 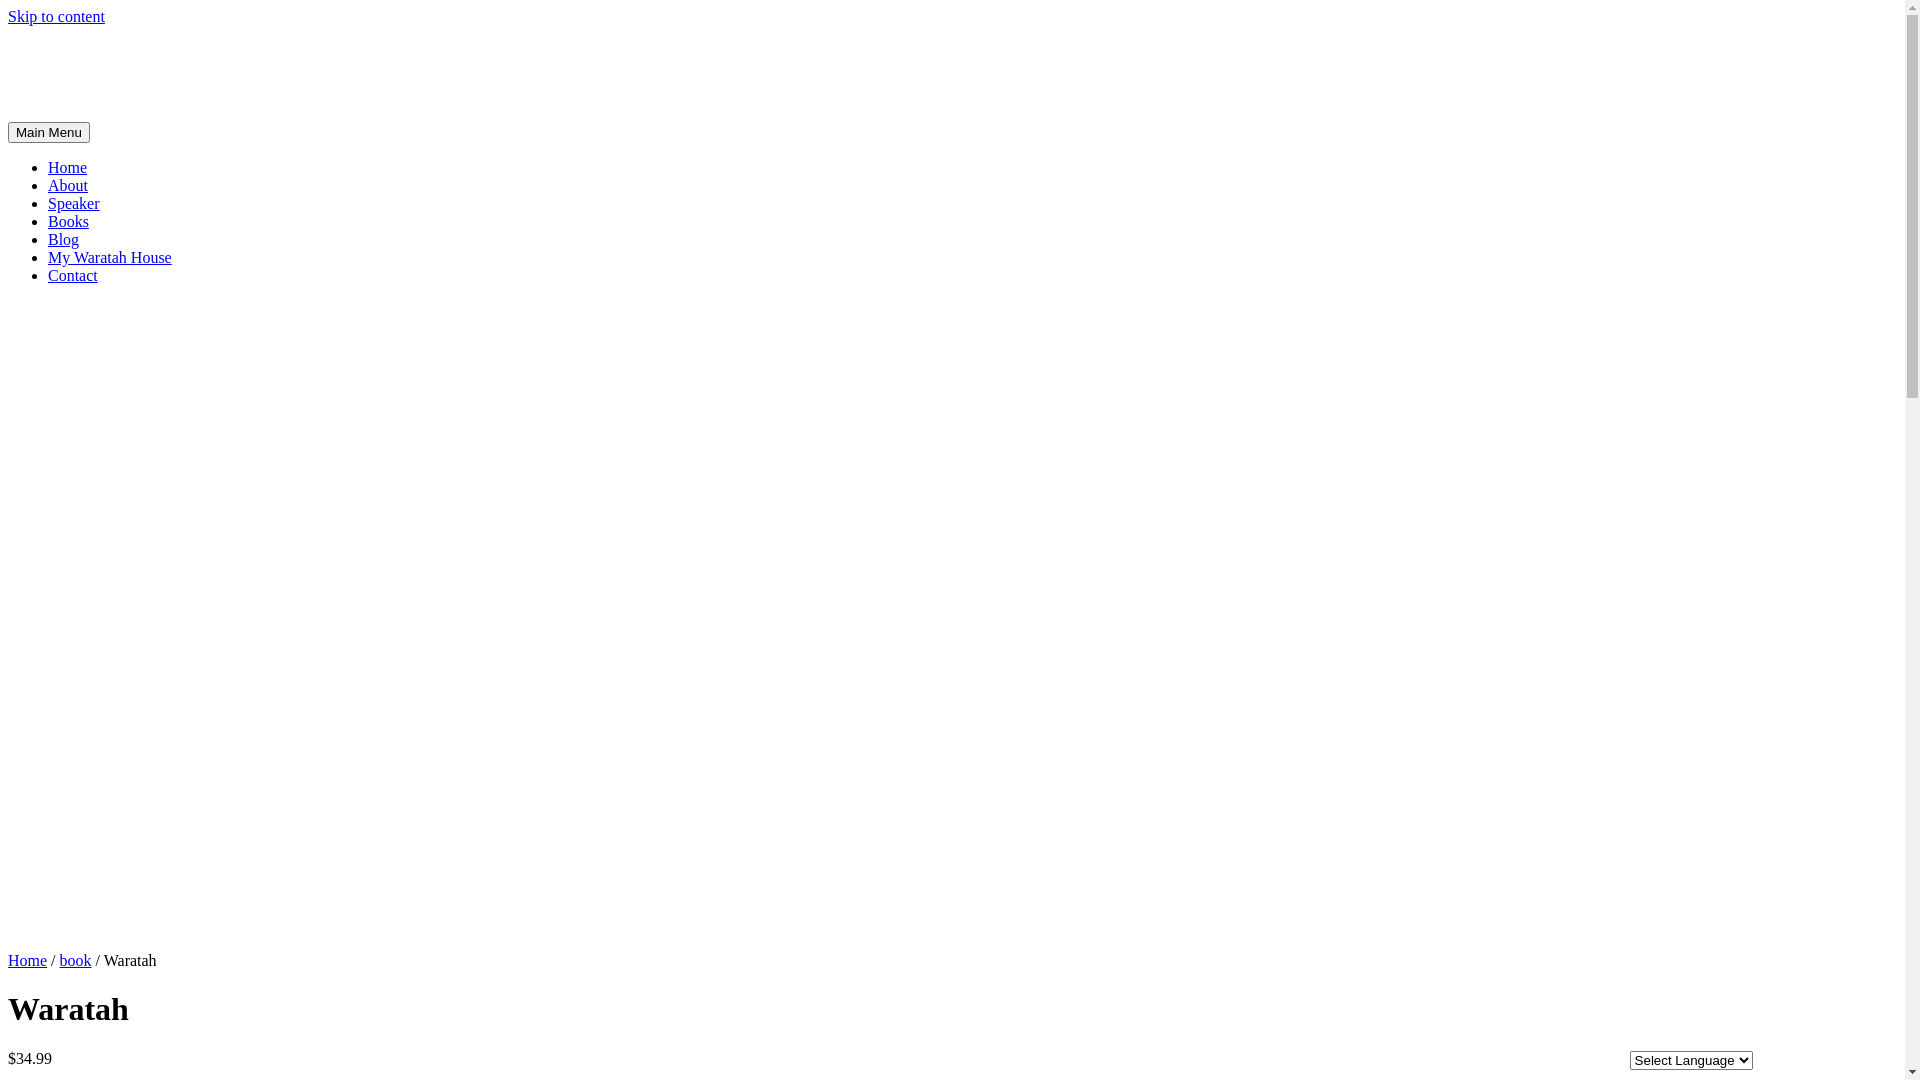 I want to click on 'Contact', so click(x=72, y=275).